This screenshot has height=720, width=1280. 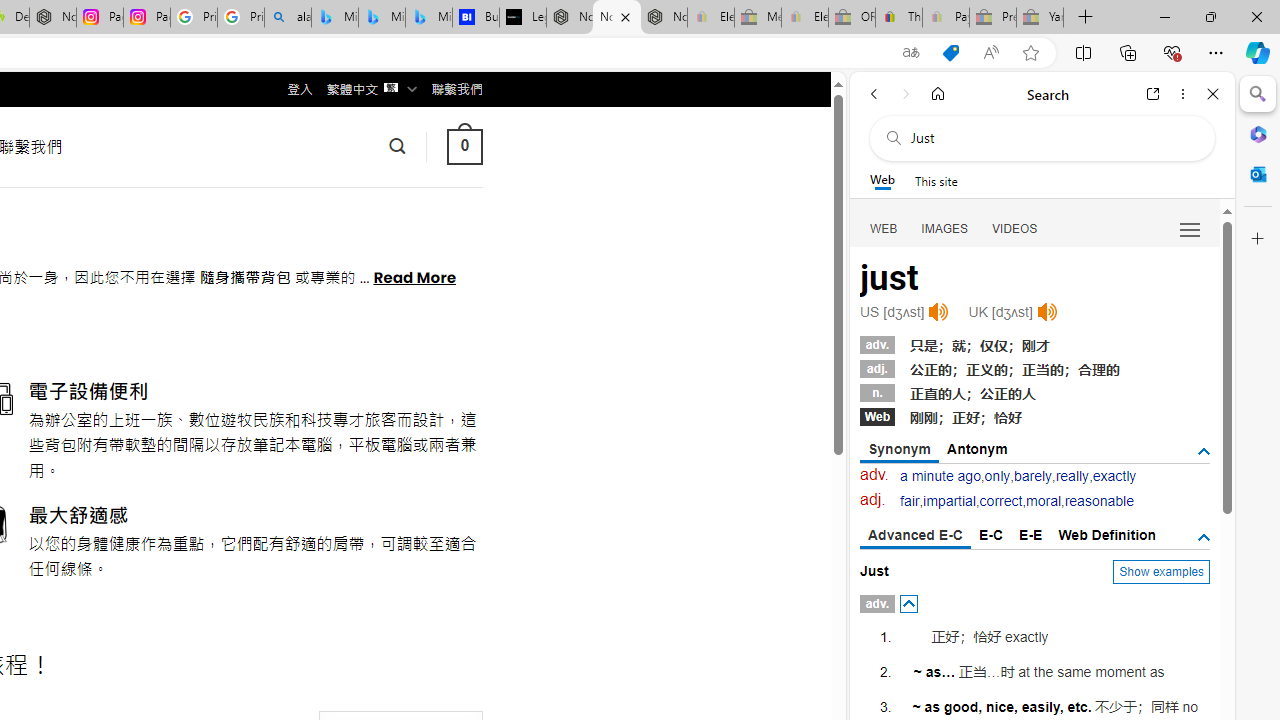 What do you see at coordinates (1046, 312) in the screenshot?
I see `'Click to listen'` at bounding box center [1046, 312].